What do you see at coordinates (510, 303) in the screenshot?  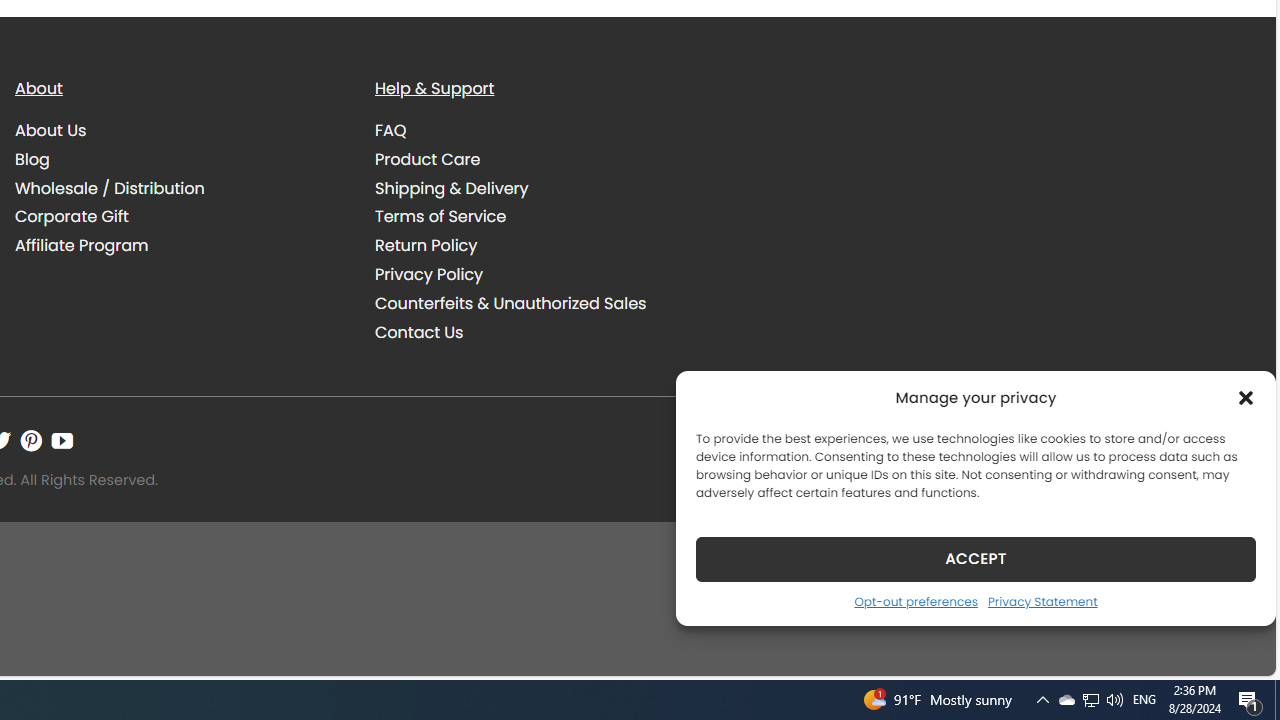 I see `'Counterfeits & Unauthorized Sales'` at bounding box center [510, 303].